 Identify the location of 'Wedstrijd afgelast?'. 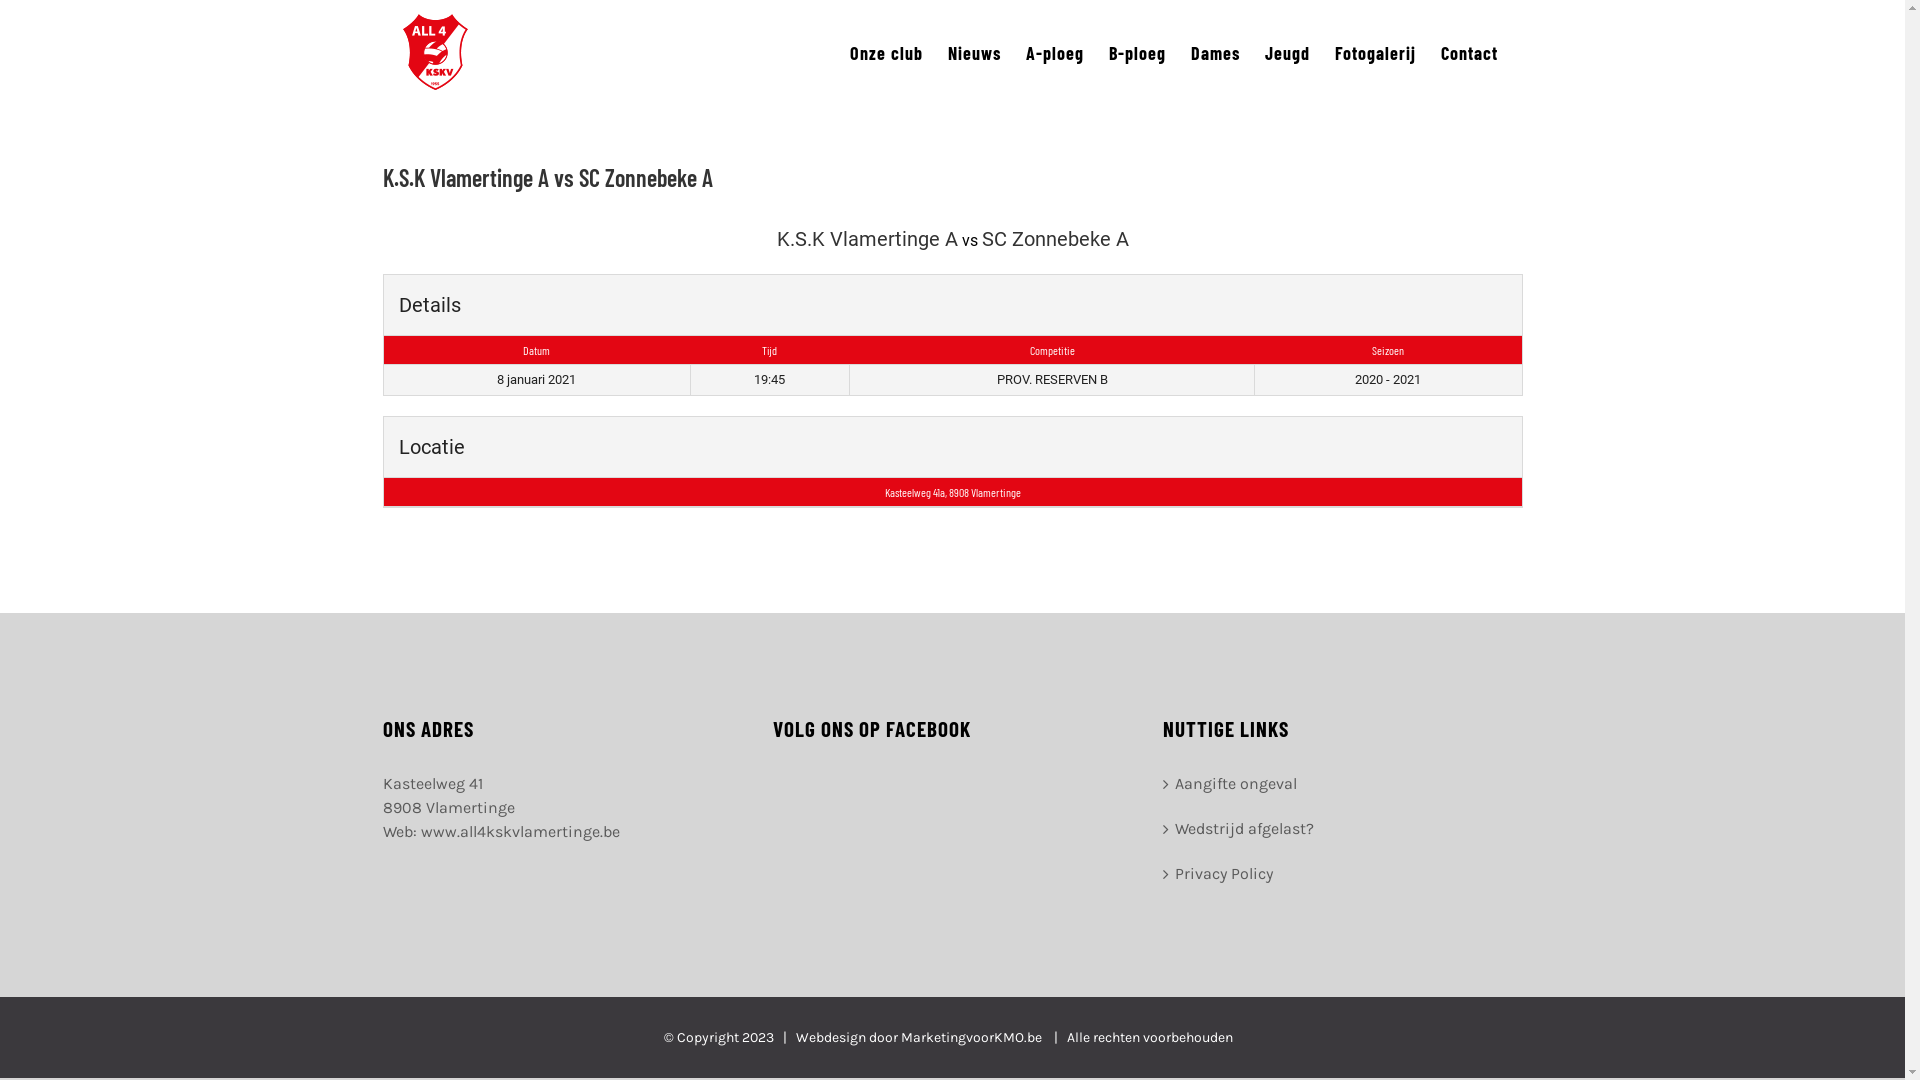
(1174, 829).